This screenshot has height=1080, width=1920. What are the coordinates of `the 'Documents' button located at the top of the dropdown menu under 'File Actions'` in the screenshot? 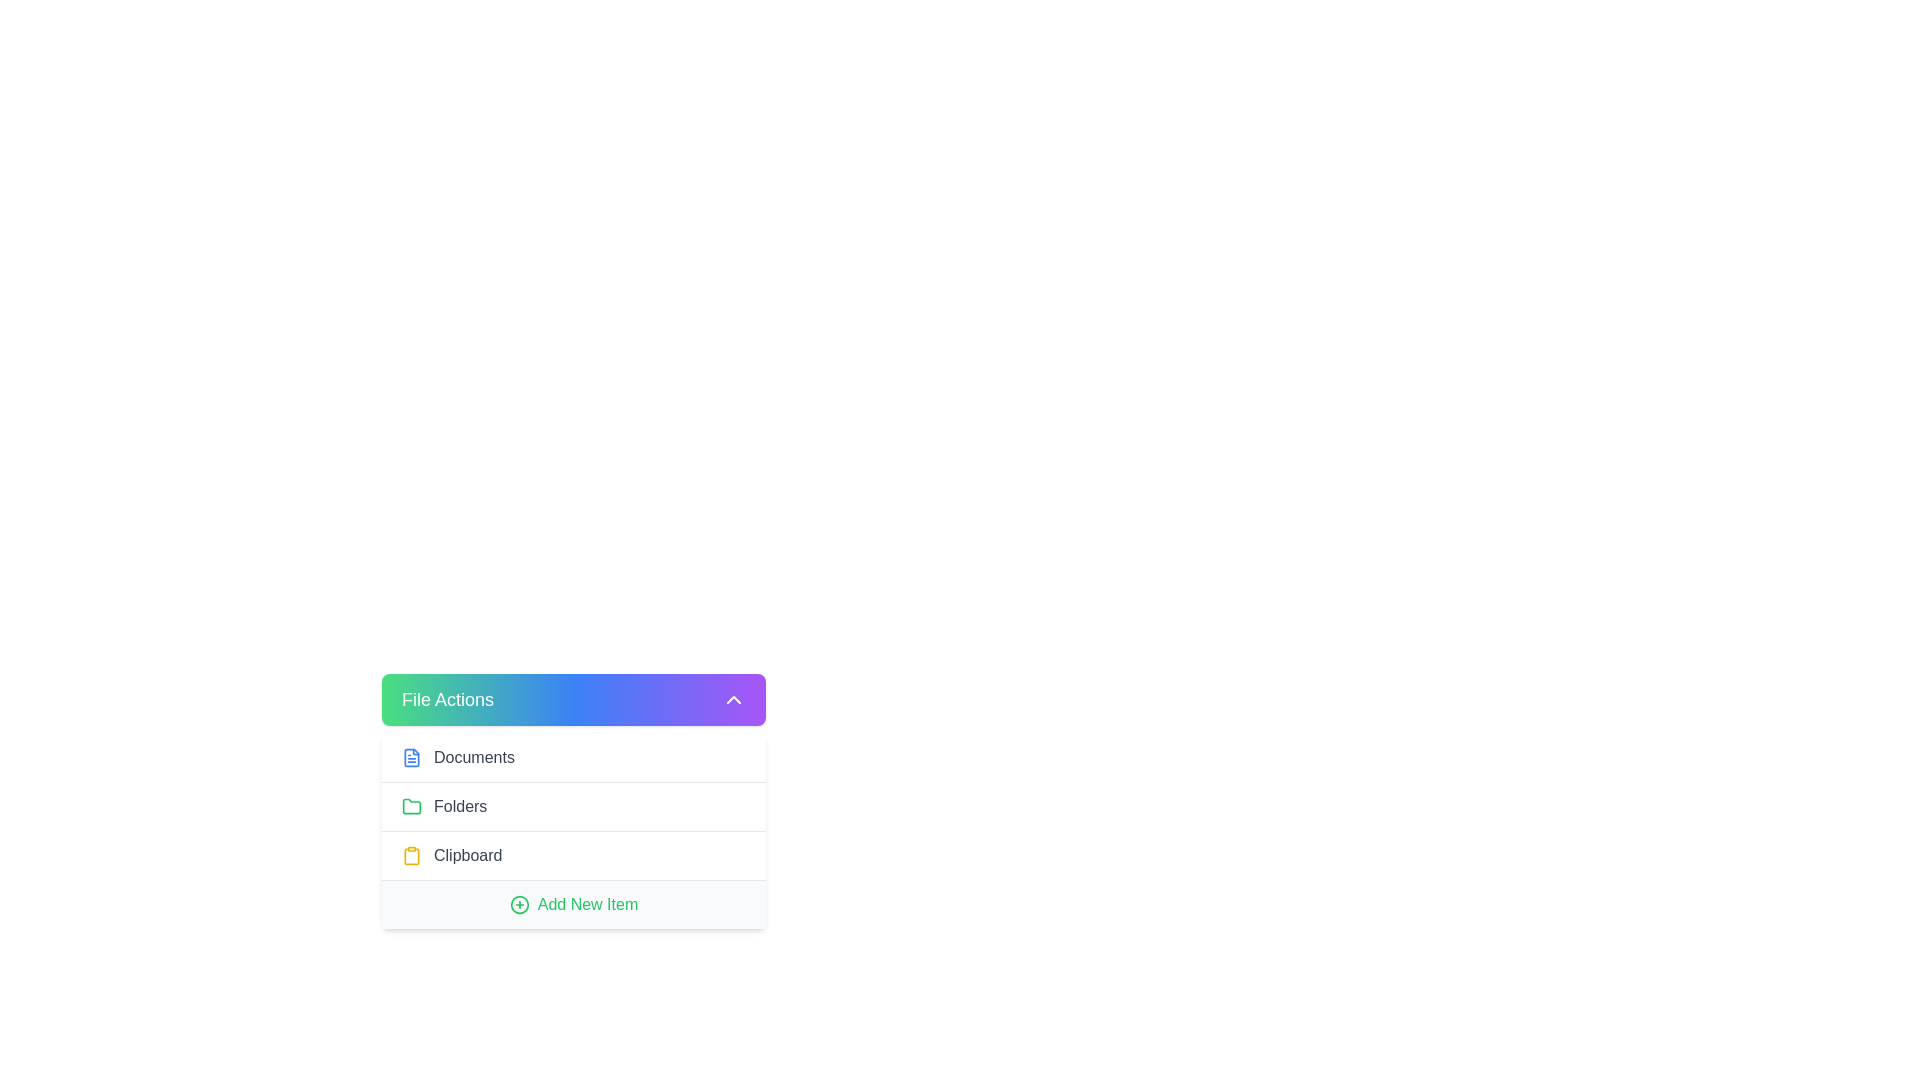 It's located at (573, 758).